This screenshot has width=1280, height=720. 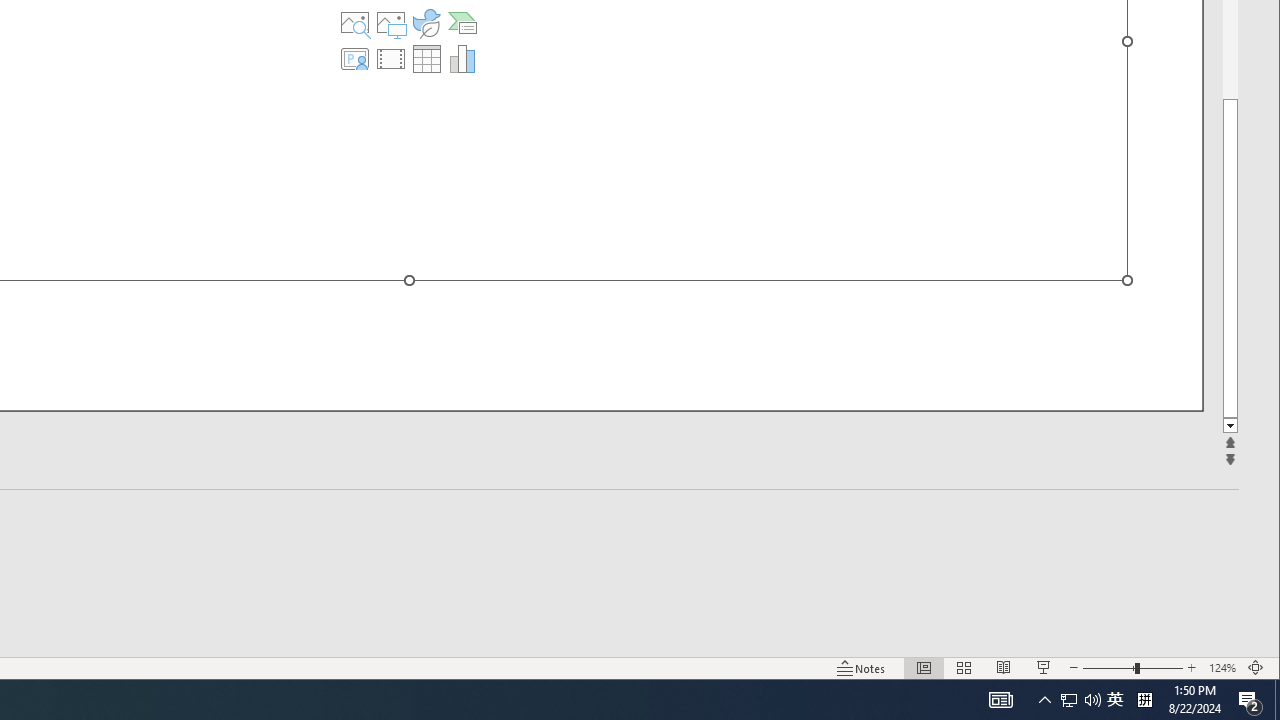 I want to click on 'Insert a SmartArt Graphic', so click(x=461, y=23).